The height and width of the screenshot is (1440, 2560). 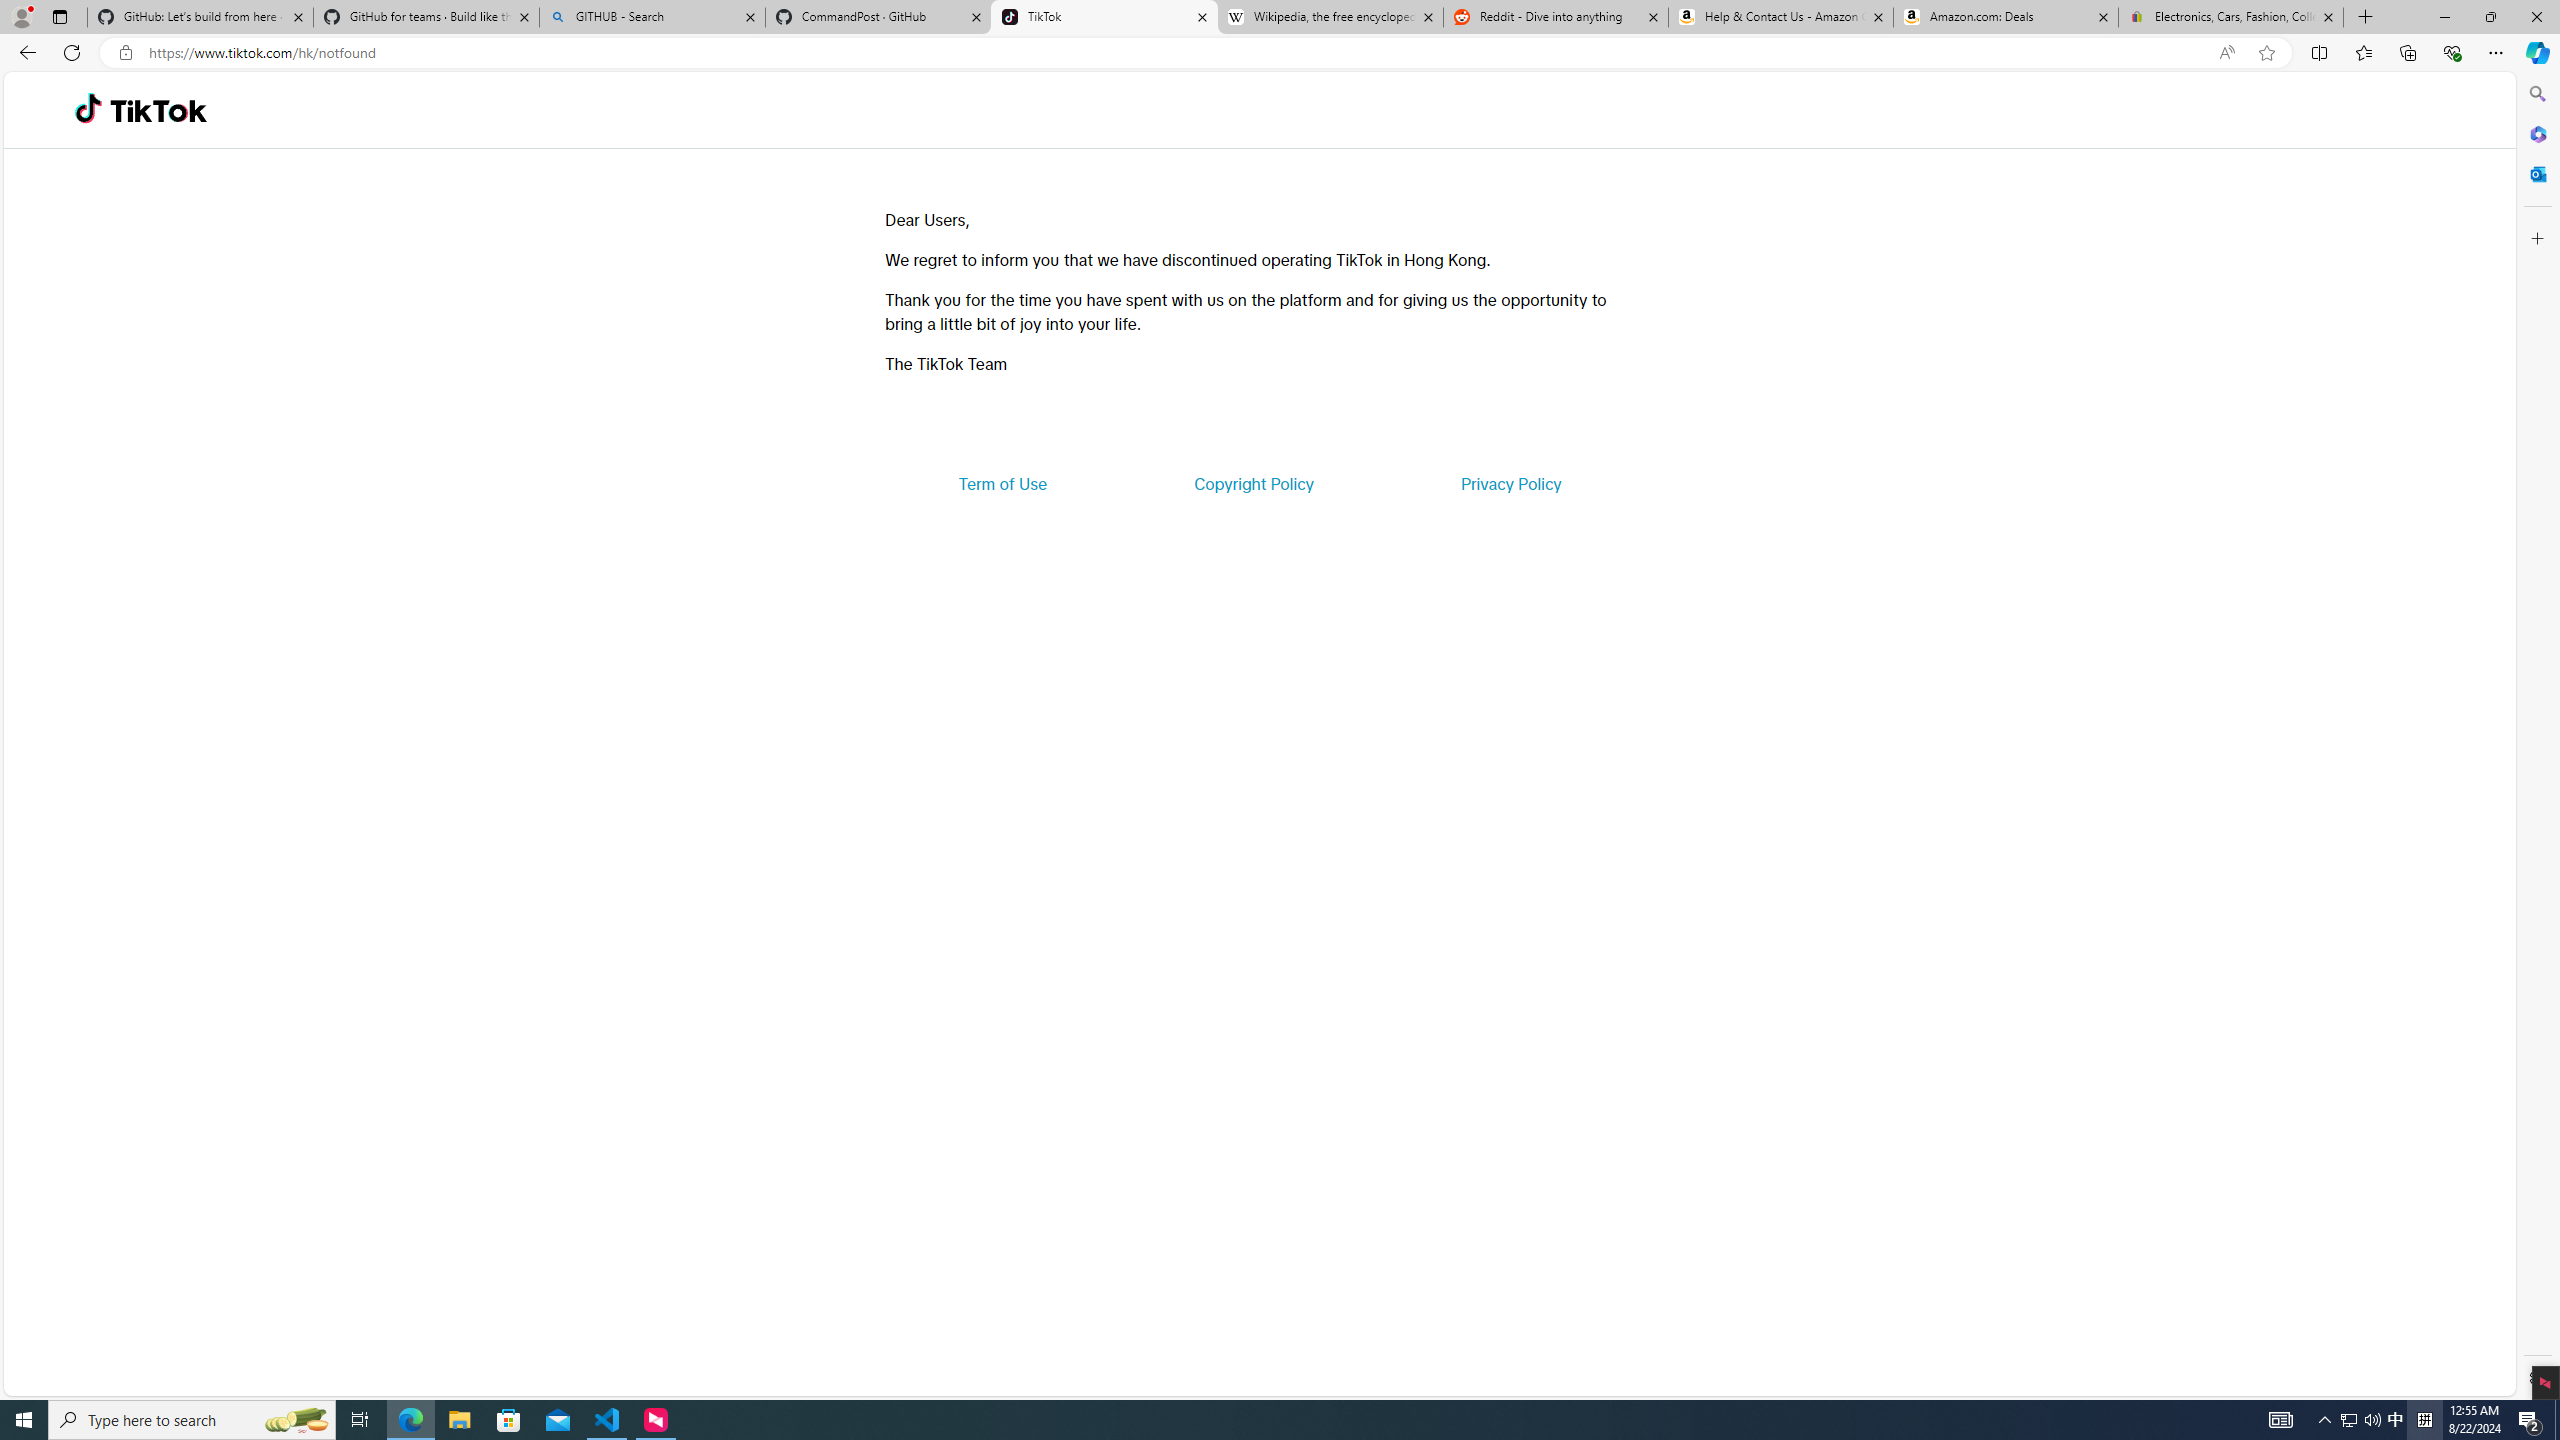 What do you see at coordinates (158, 110) in the screenshot?
I see `'TikTok'` at bounding box center [158, 110].